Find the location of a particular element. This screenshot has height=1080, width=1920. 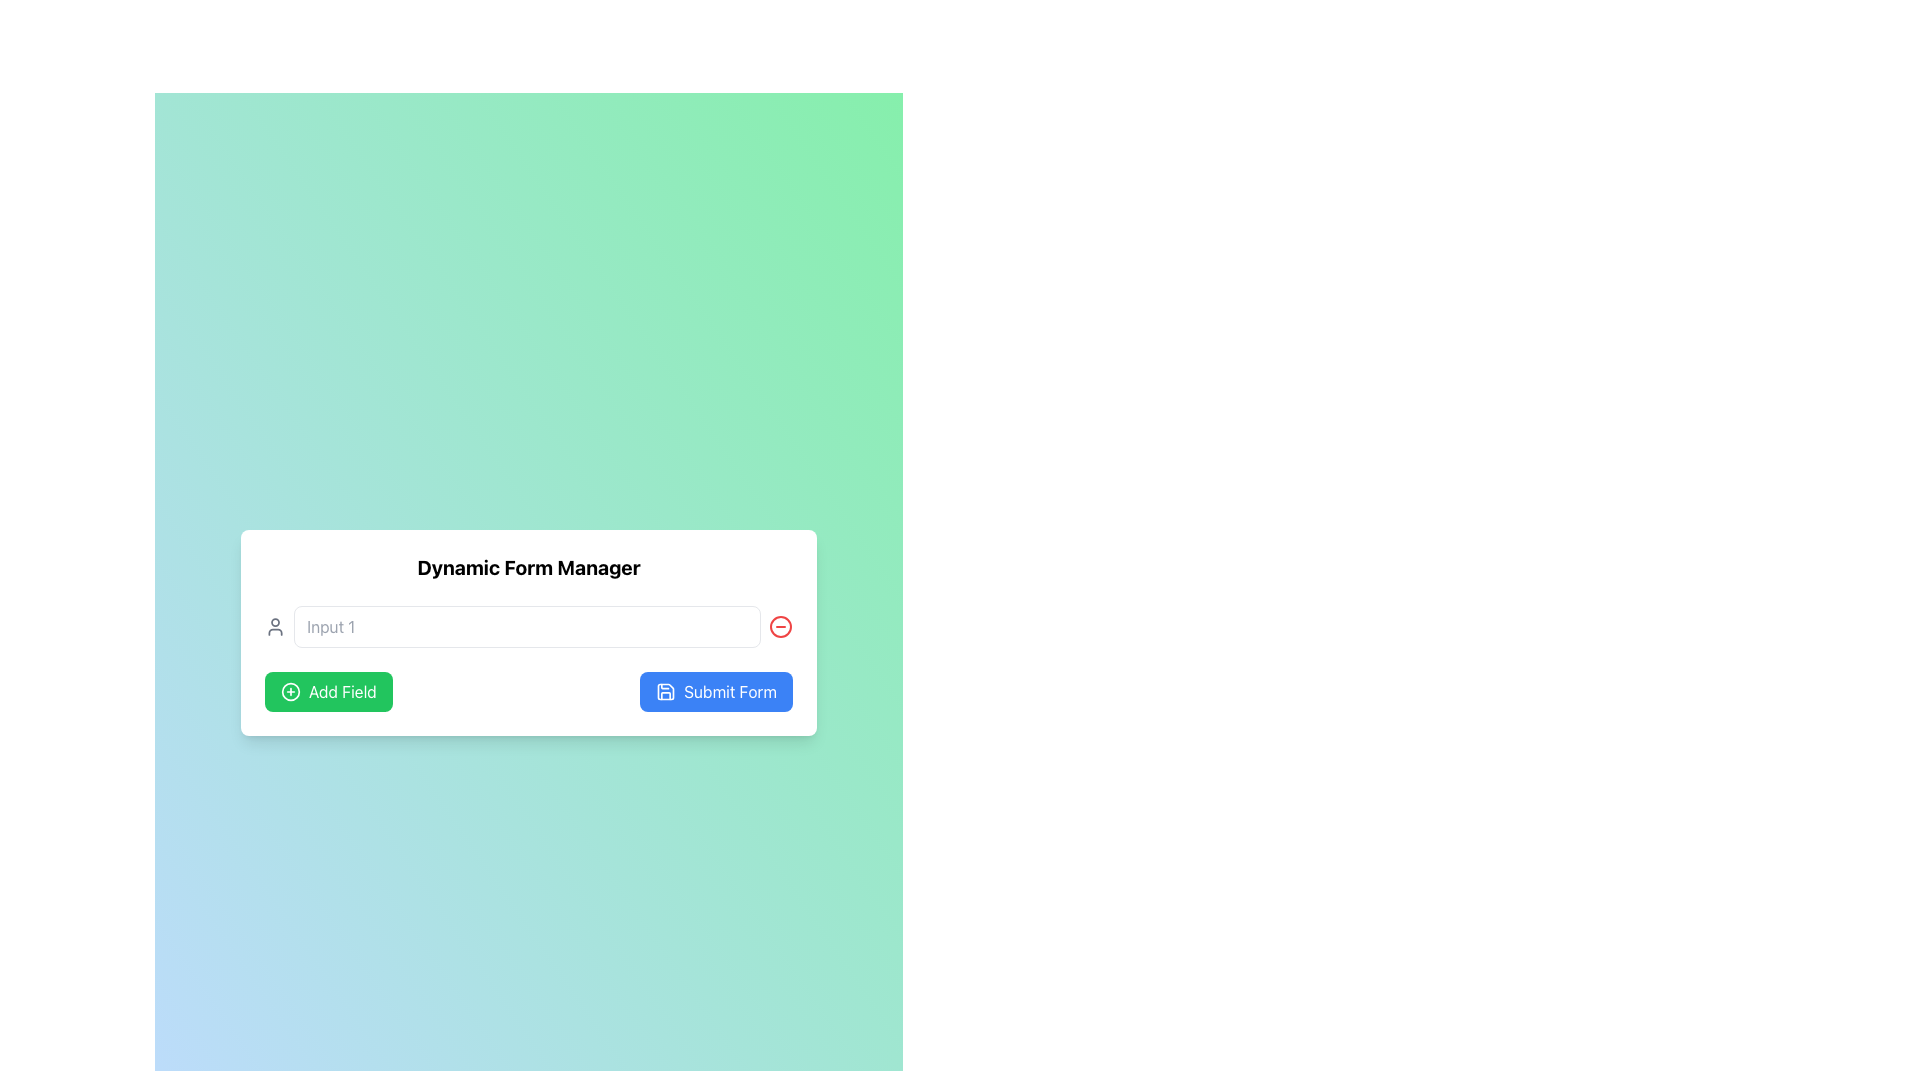

the submit button located at the bottom right of the Dynamic Form Manager interface, adjacent to the 'Add Field' button is located at coordinates (716, 690).